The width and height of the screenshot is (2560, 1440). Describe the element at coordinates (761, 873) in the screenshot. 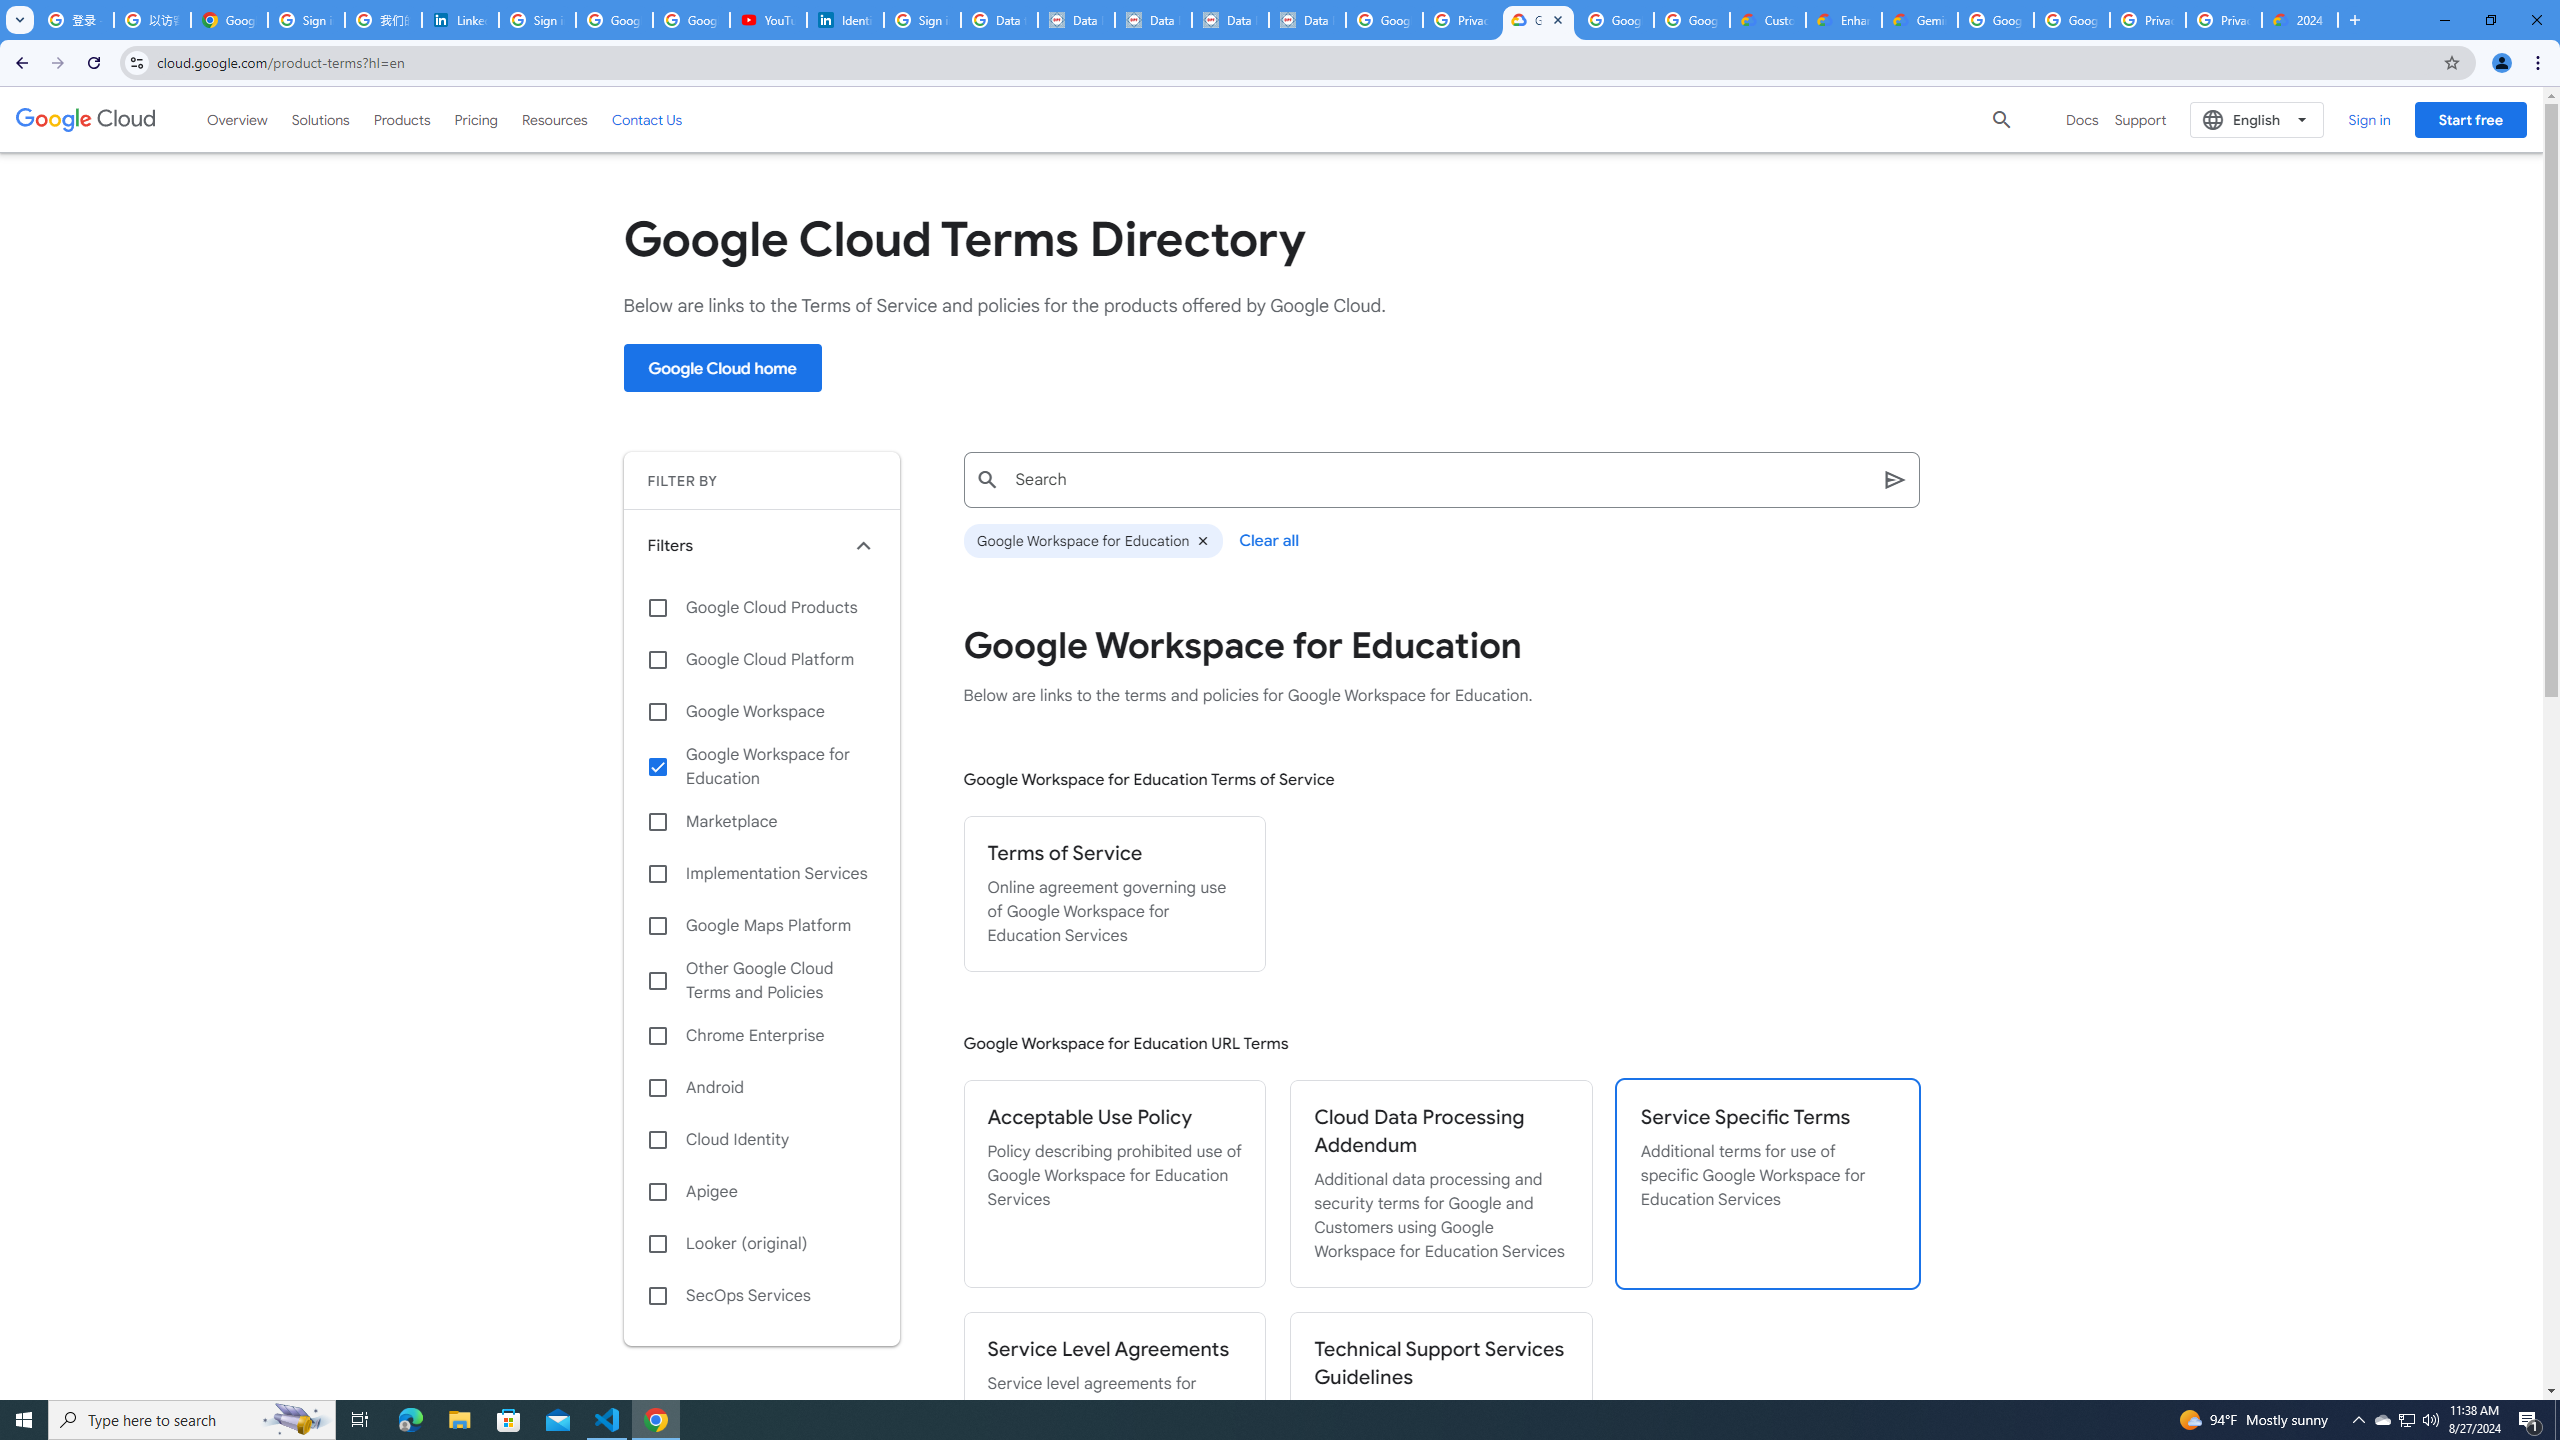

I see `'Implementation Services'` at that location.